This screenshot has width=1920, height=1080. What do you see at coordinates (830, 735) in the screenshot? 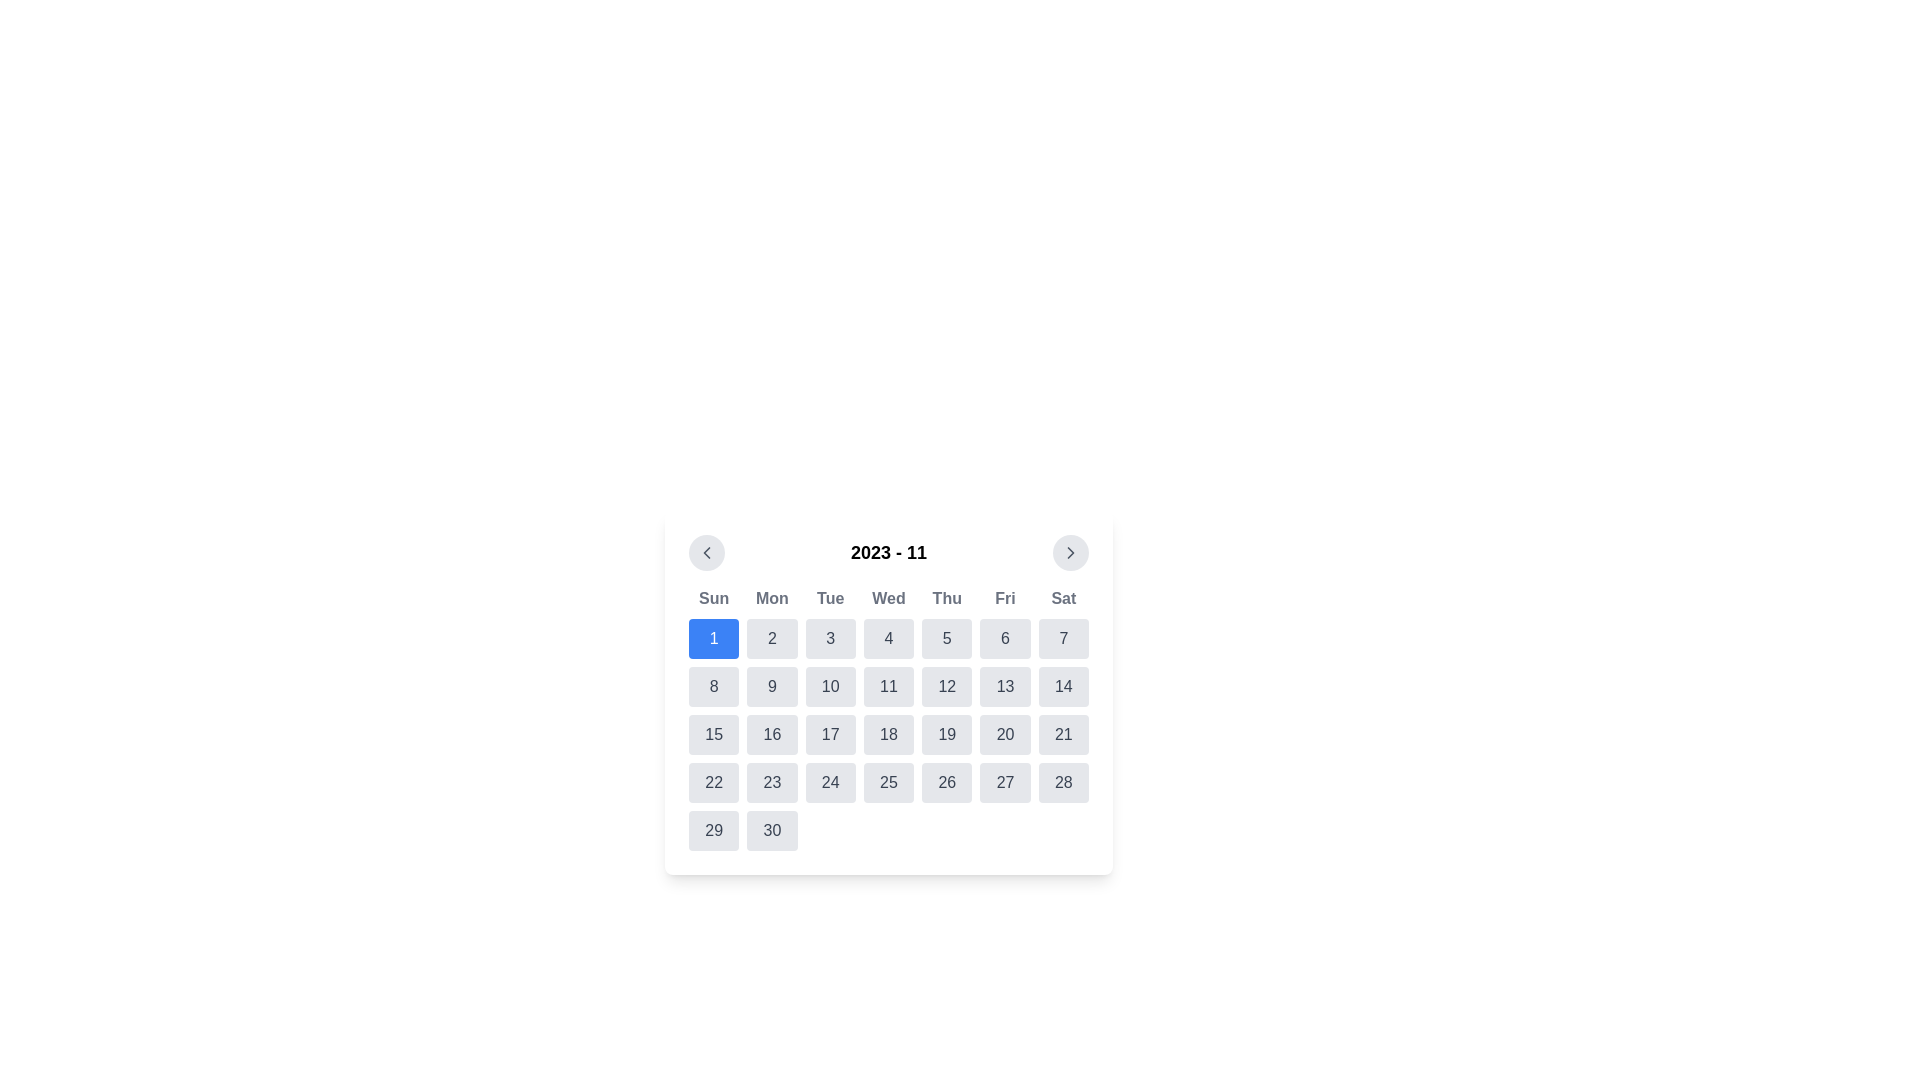
I see `the button representing the 17th day in the calendar grid` at bounding box center [830, 735].